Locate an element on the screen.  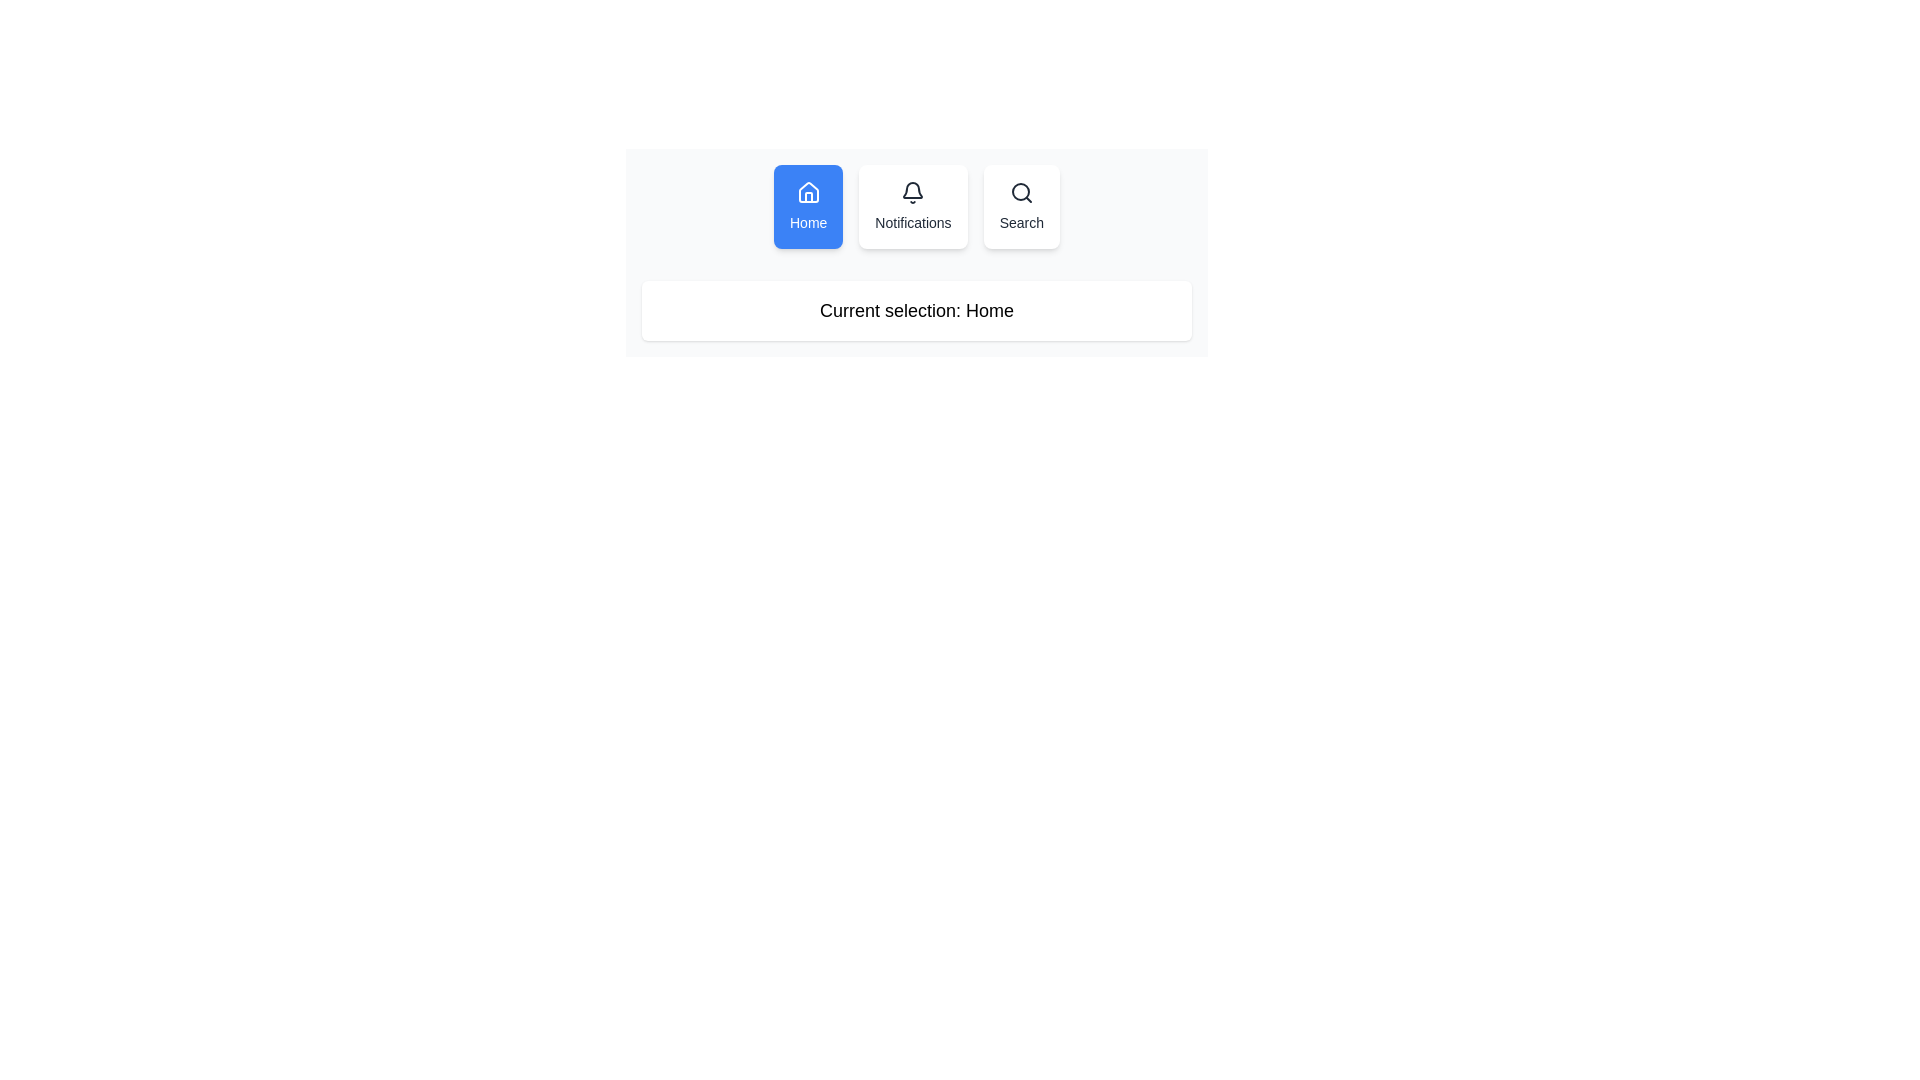
the 'Notifications' button, which features a bell icon and a label in a clean sans-serif font is located at coordinates (912, 207).